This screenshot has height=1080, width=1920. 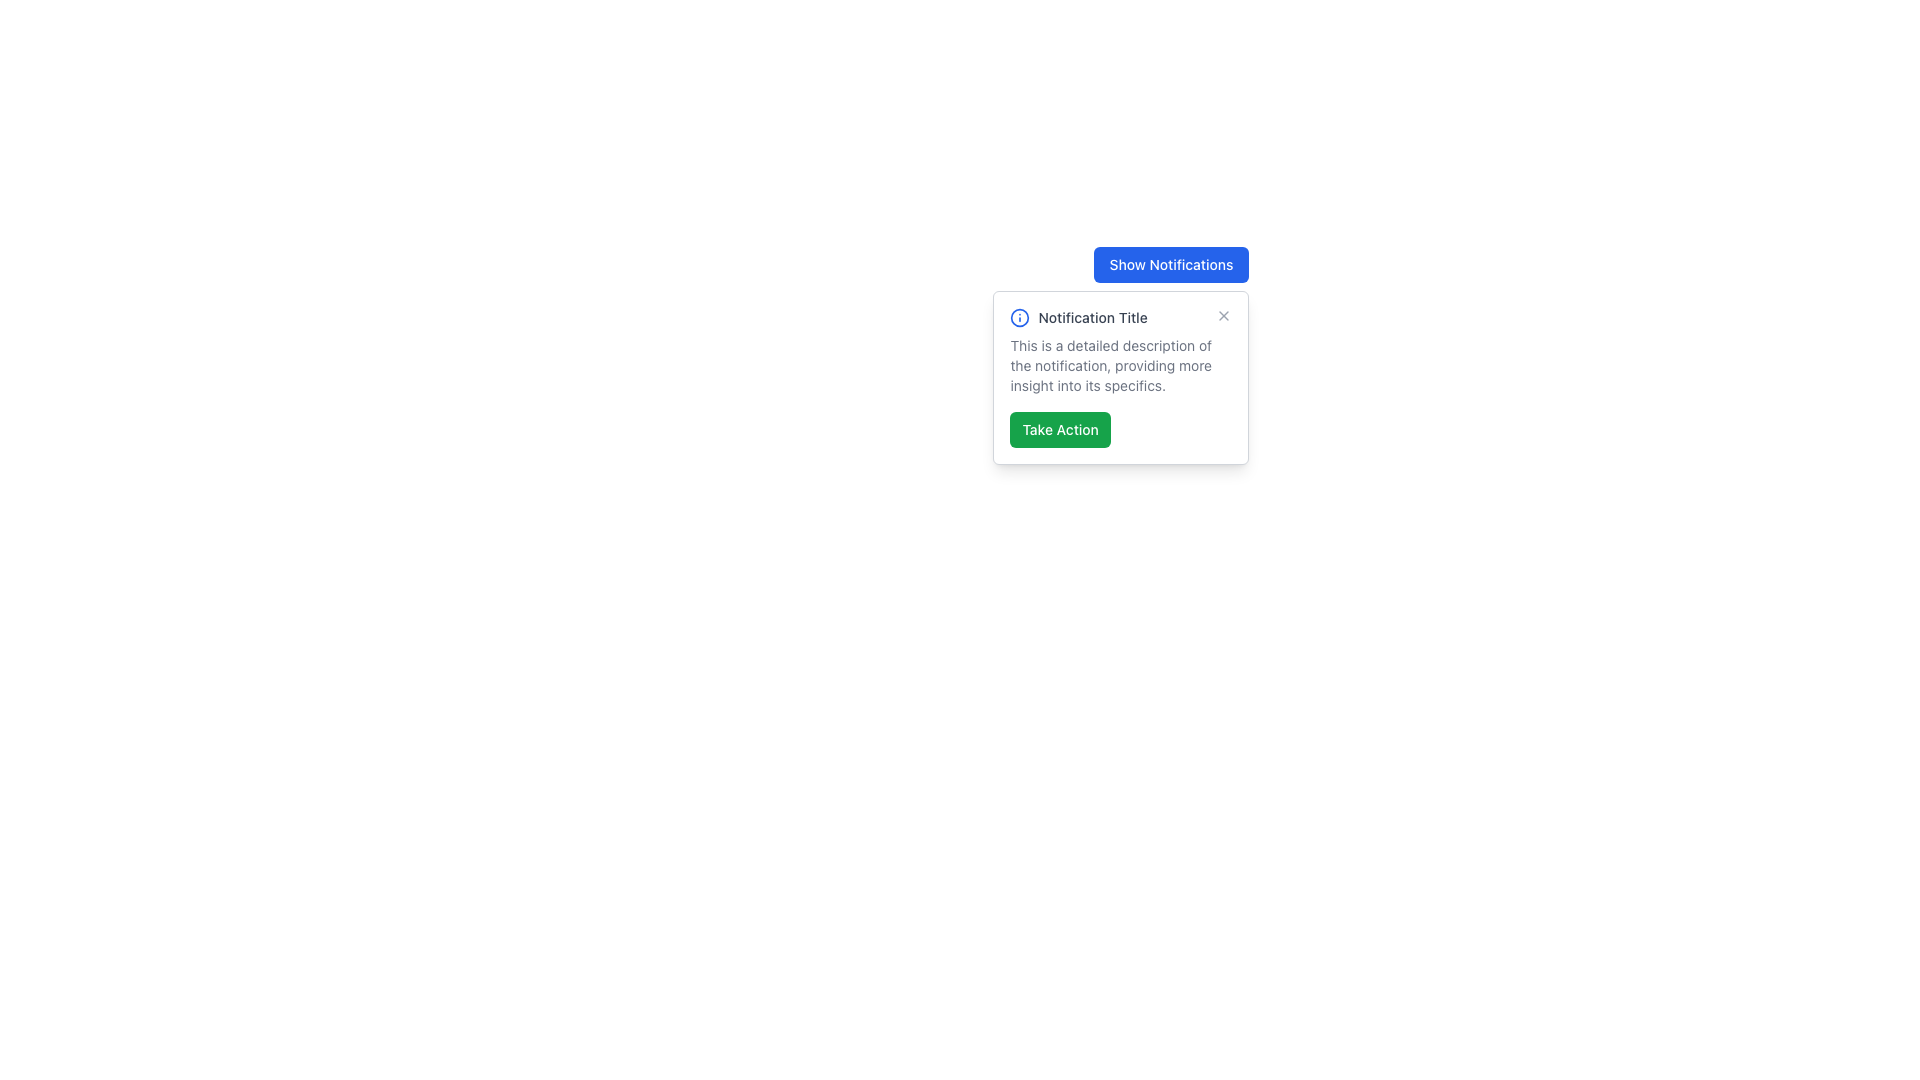 I want to click on the circular outline SVG icon with an 'i' symbol, which is located to the left of the title 'Notification Title' within the notification card, so click(x=1020, y=316).